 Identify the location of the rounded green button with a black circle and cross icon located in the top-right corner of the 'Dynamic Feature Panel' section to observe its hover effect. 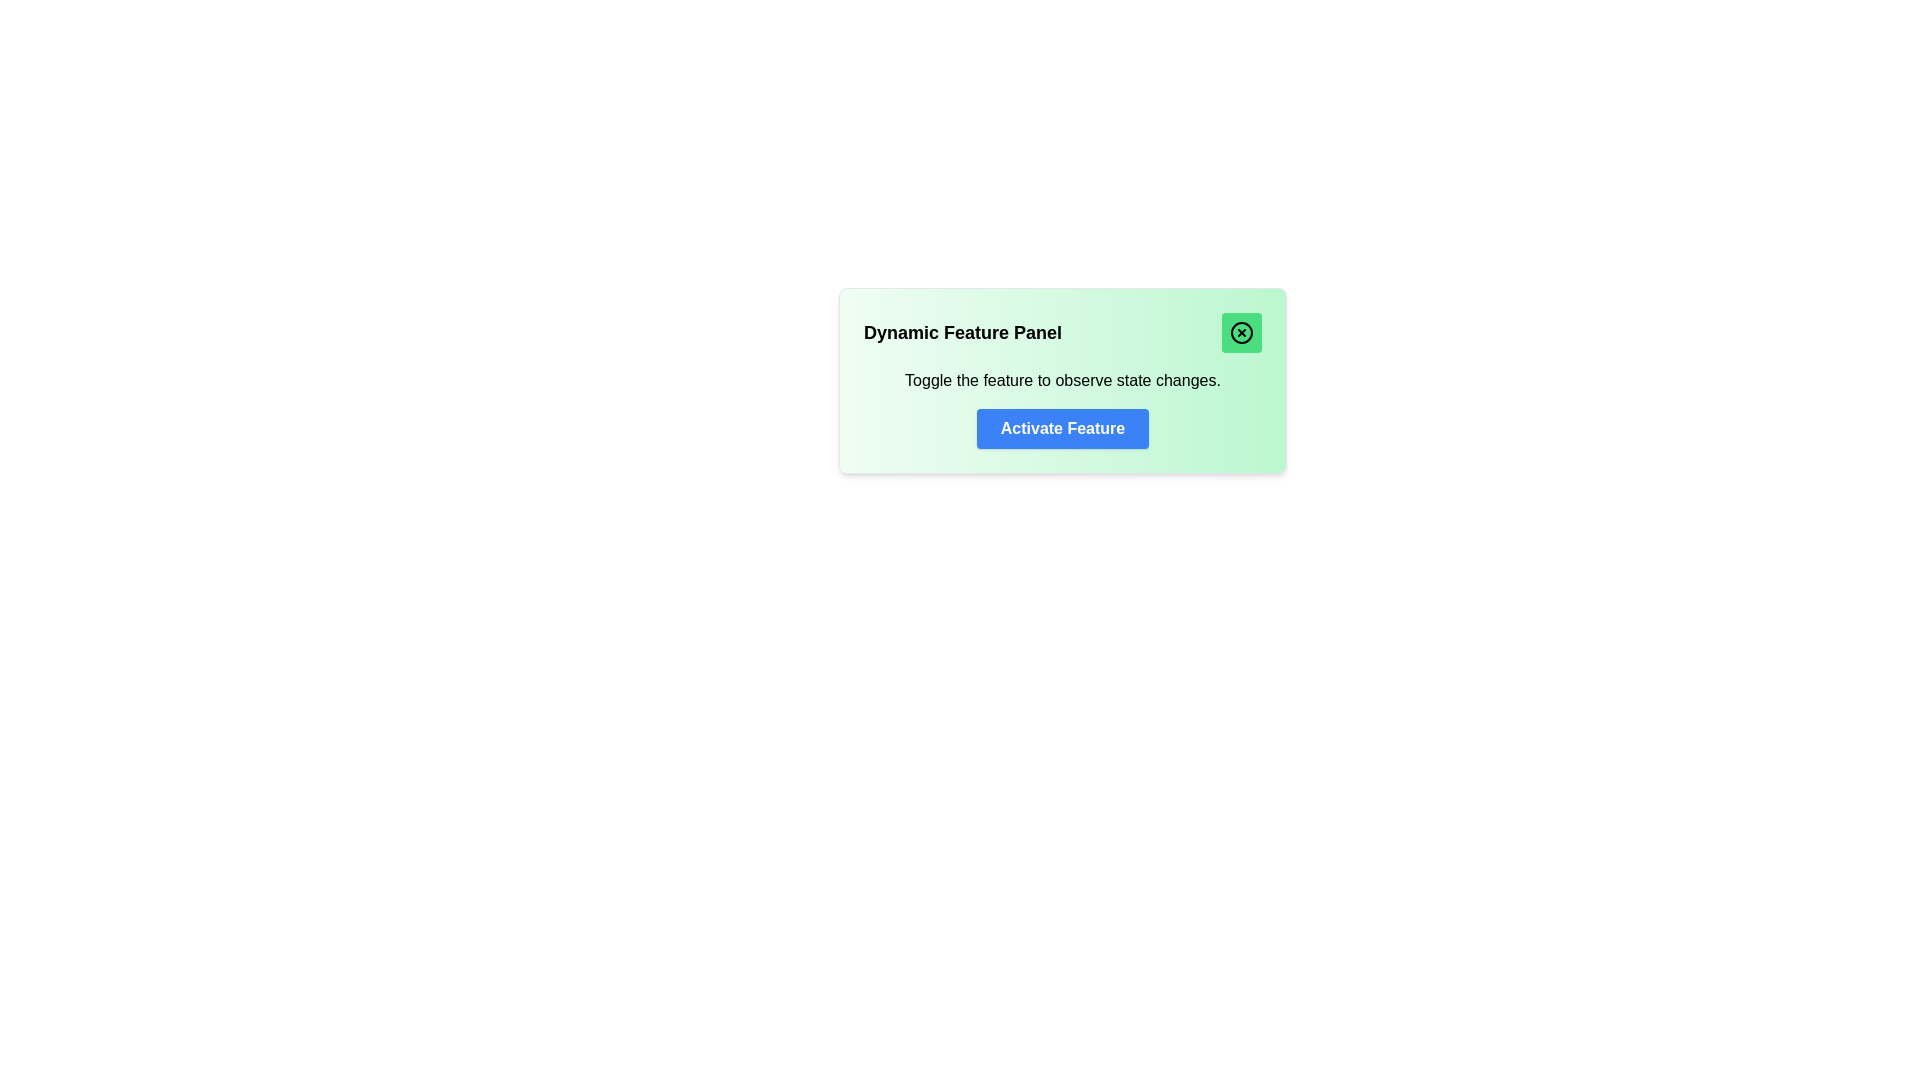
(1241, 331).